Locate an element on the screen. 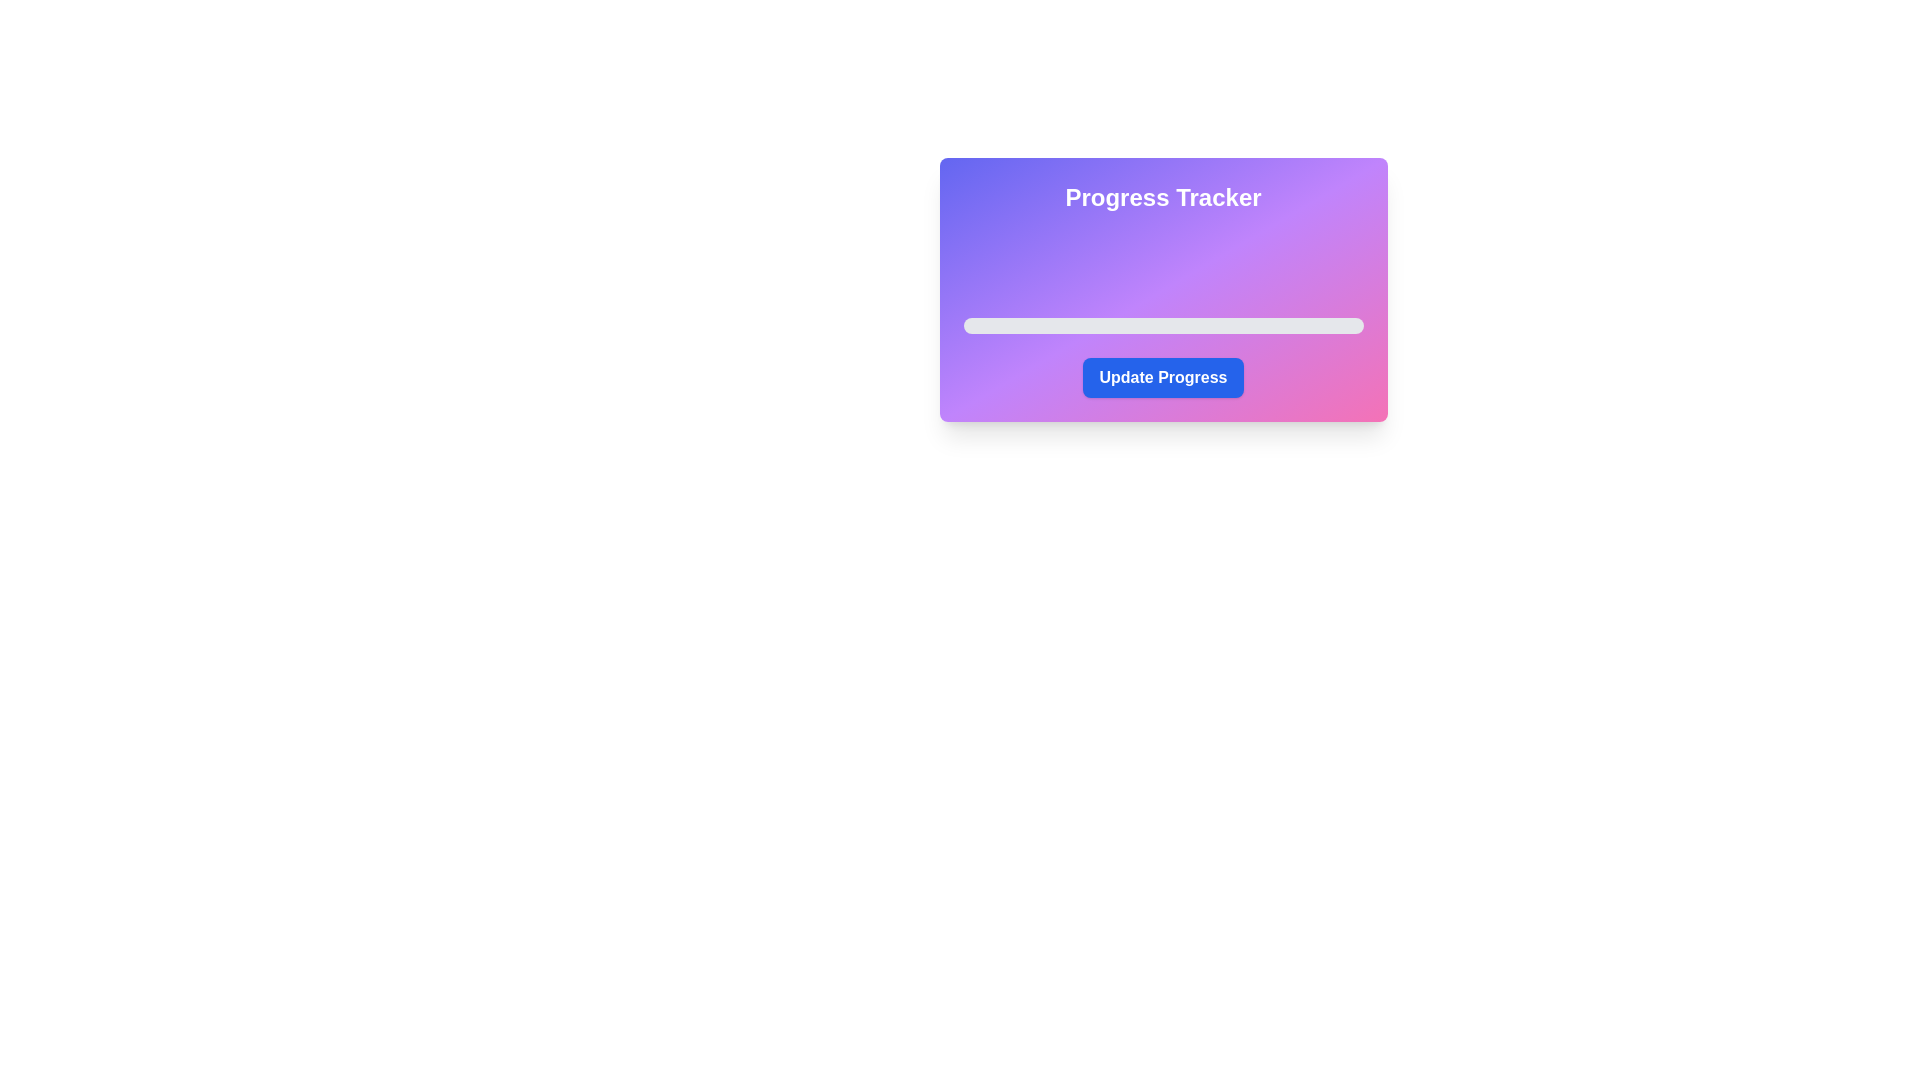 The image size is (1920, 1080). the horizontal progress bar located beneath the circular icon and above the blue button labeled 'Update Progress' is located at coordinates (1163, 325).